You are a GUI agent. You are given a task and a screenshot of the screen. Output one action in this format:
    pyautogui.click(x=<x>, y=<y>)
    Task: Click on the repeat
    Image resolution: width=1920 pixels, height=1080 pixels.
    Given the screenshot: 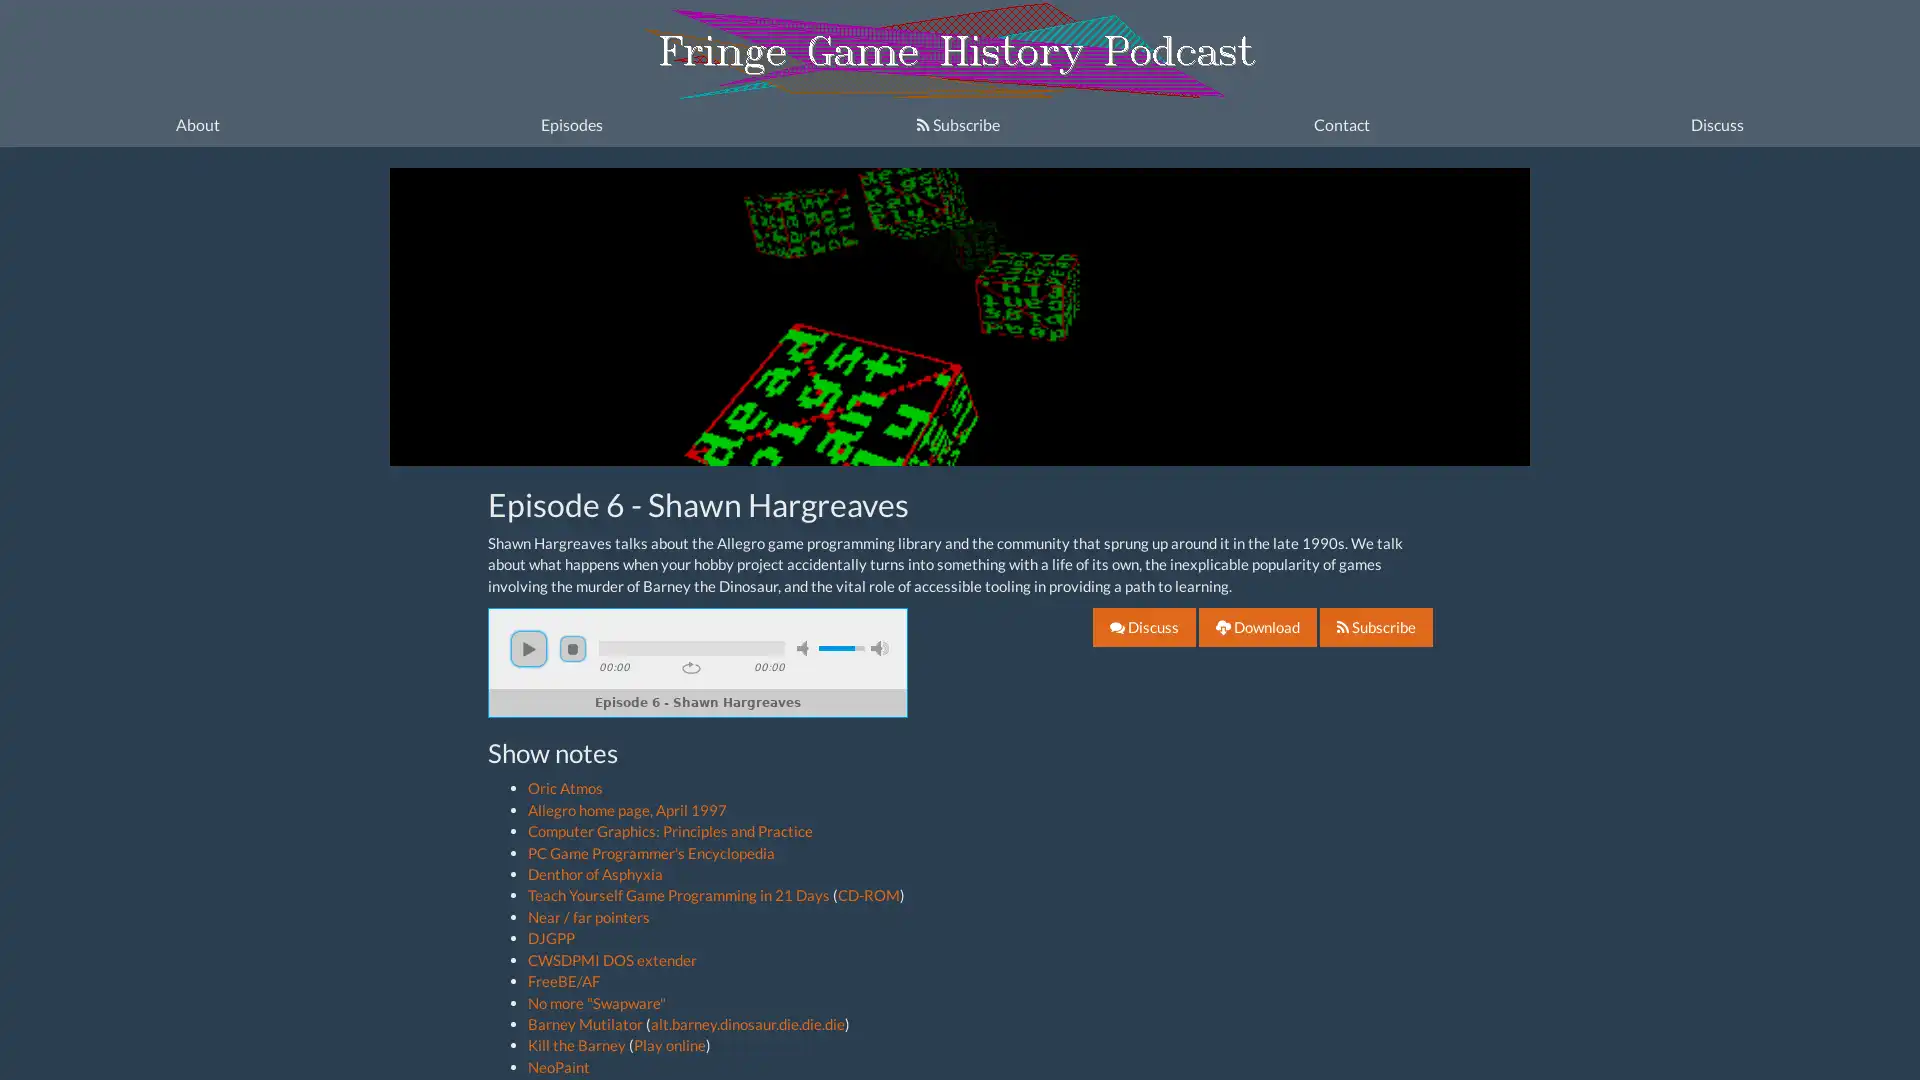 What is the action you would take?
    pyautogui.click(x=691, y=667)
    